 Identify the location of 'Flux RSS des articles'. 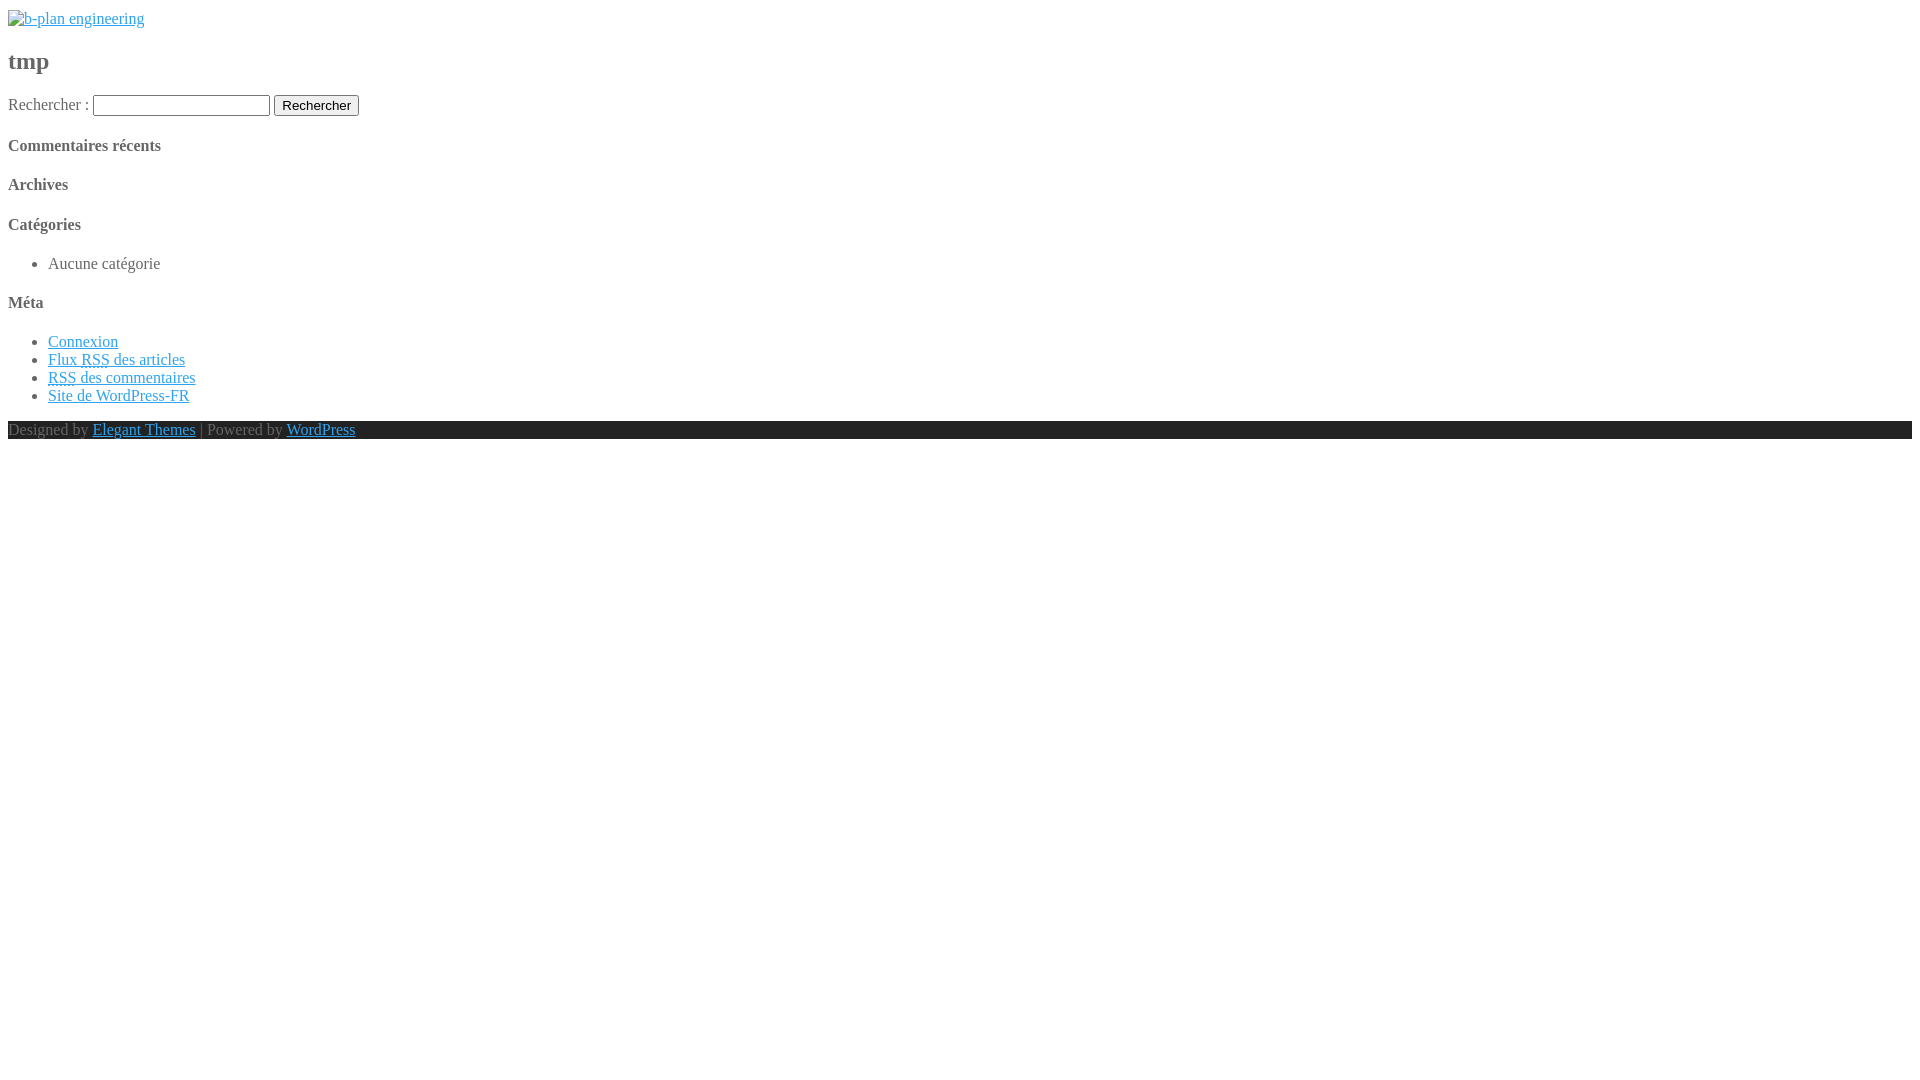
(115, 358).